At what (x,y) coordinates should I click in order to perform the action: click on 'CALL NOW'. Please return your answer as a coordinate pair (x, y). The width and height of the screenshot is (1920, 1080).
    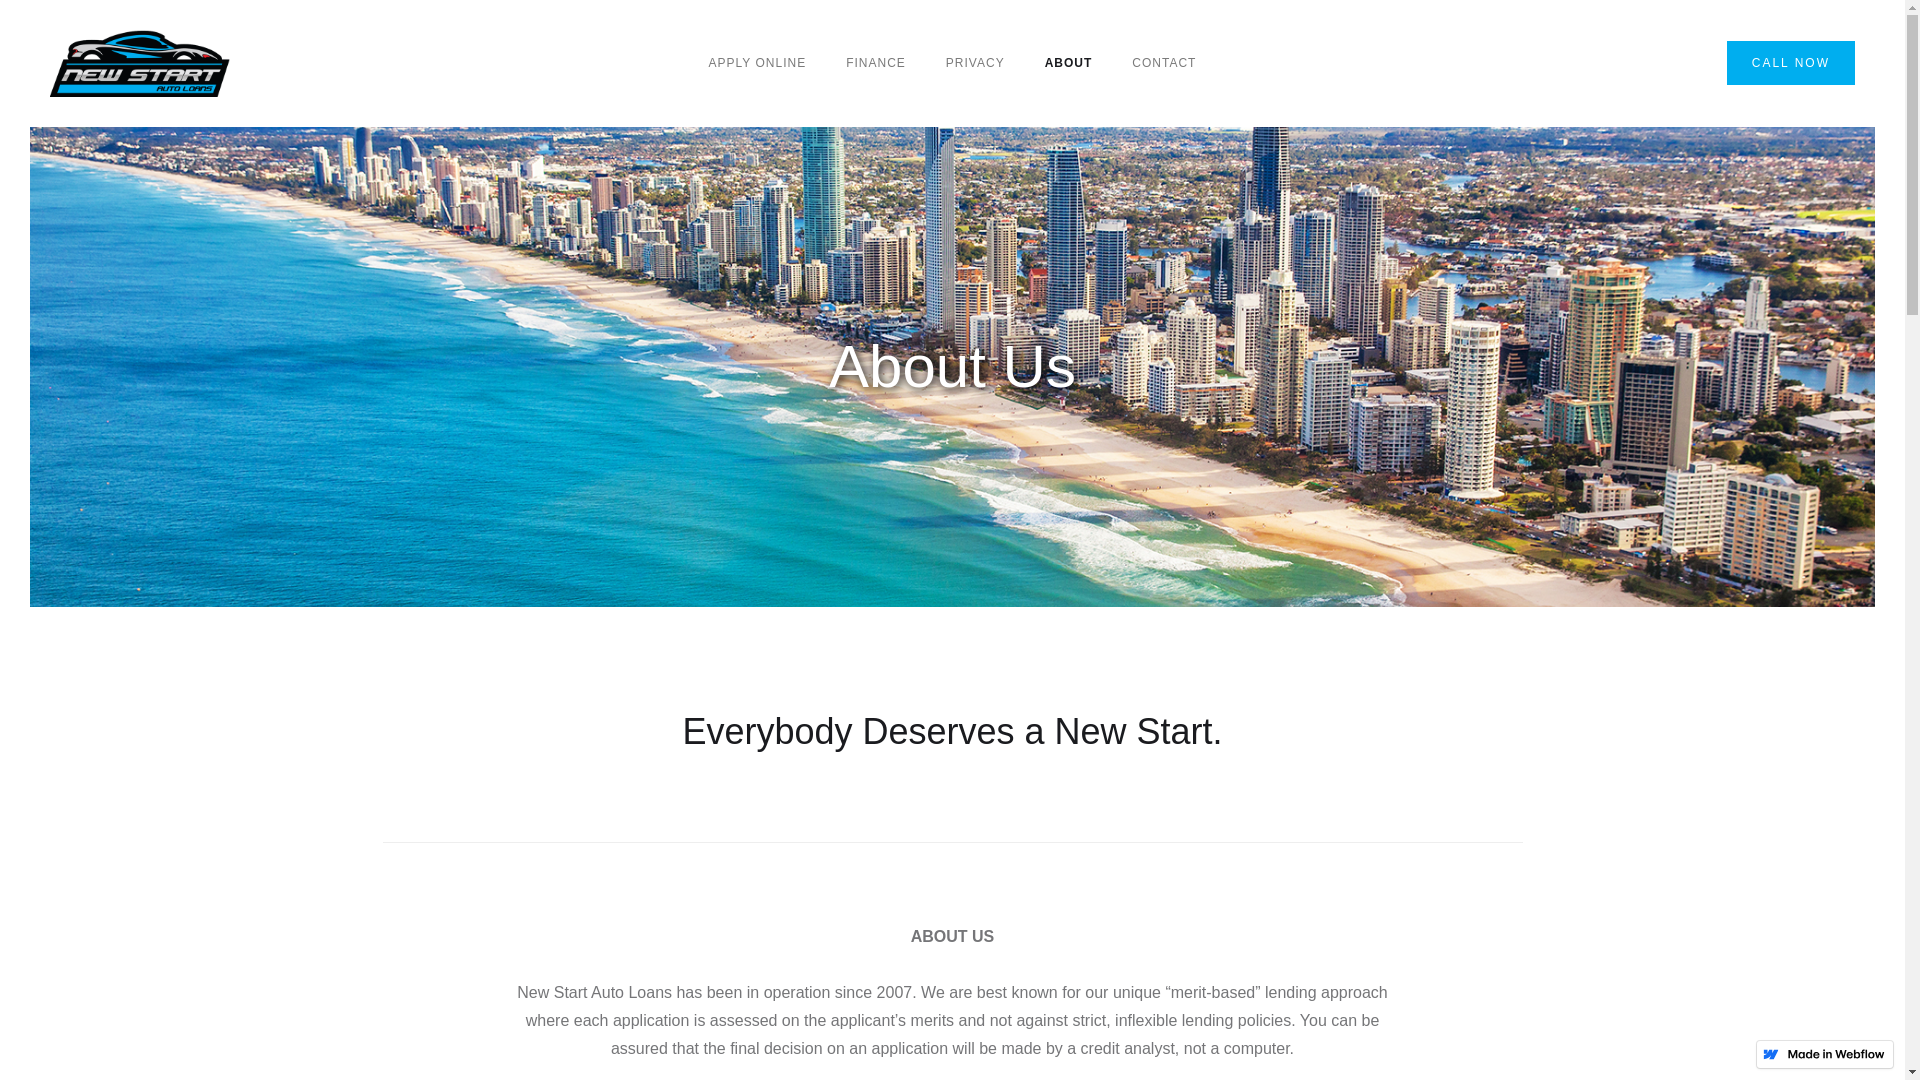
    Looking at the image, I should click on (1790, 61).